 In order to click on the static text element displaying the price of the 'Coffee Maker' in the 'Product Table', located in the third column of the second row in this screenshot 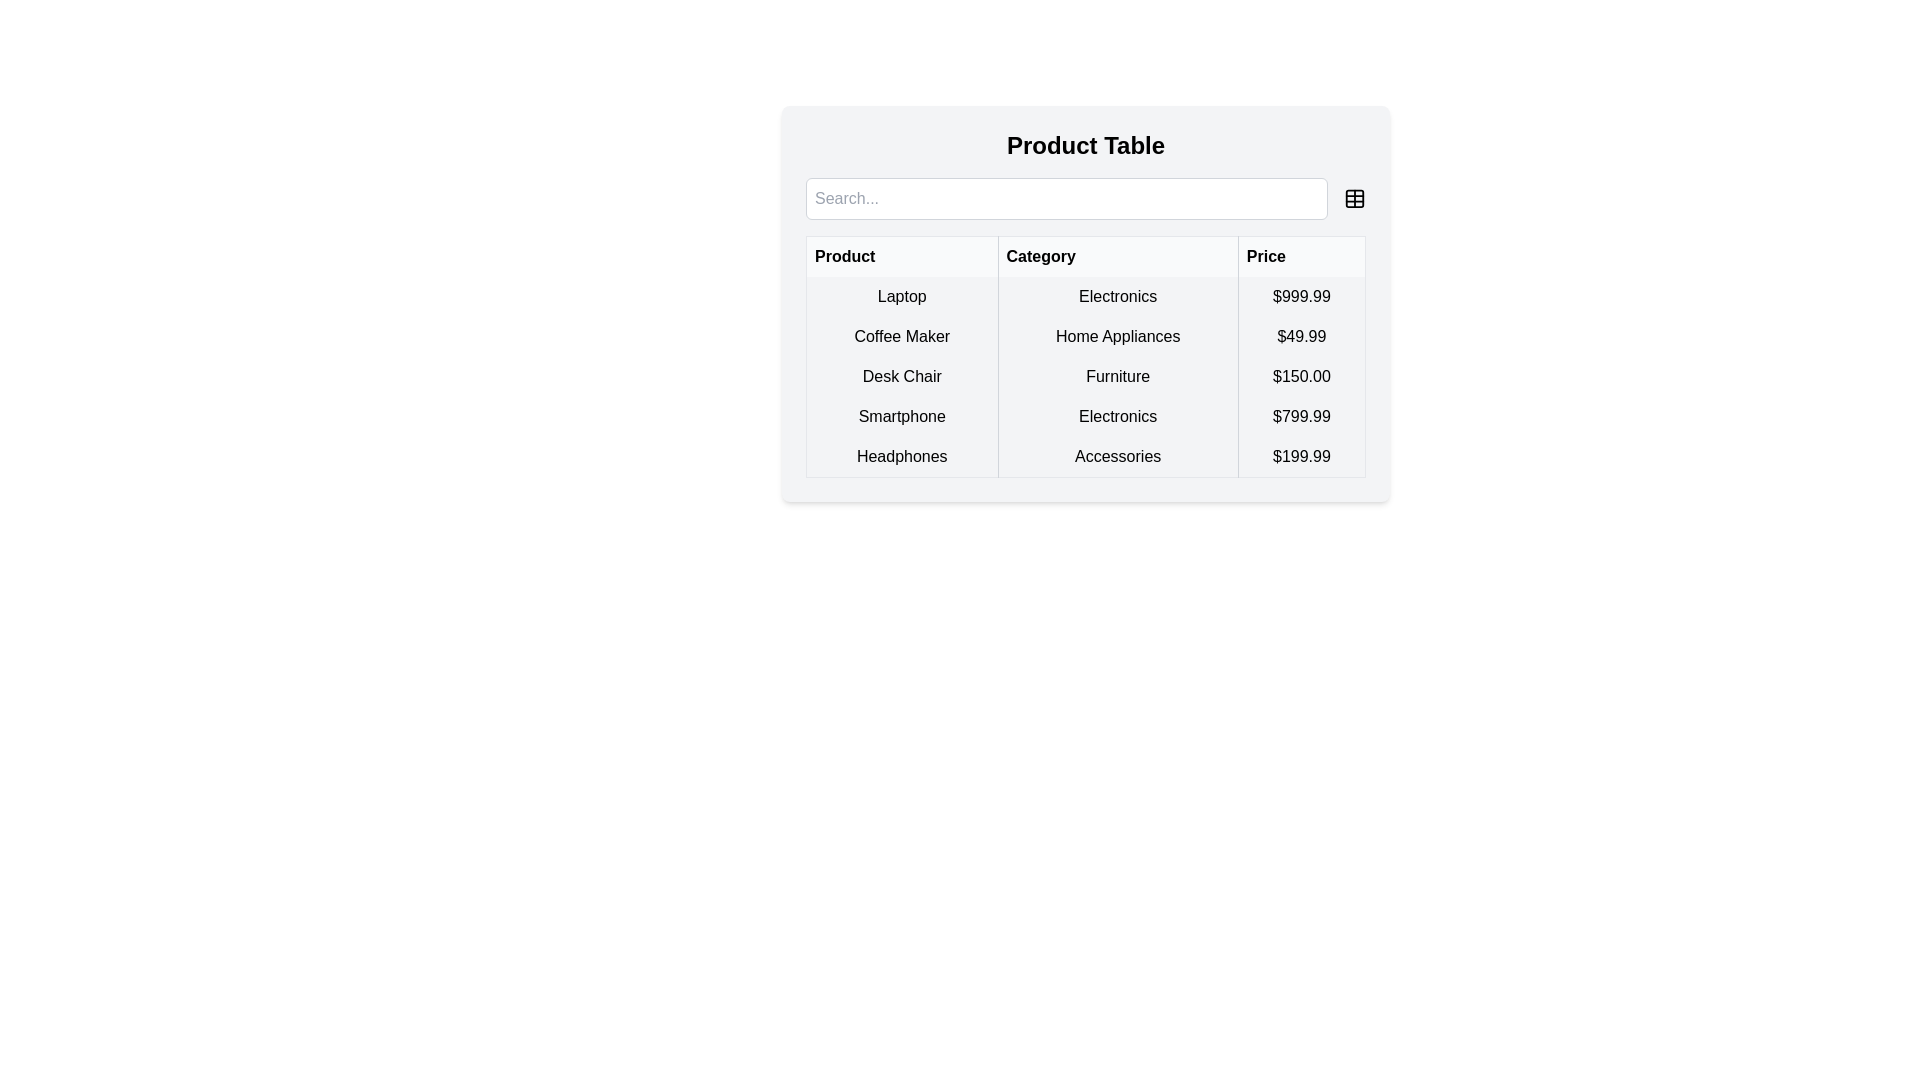, I will do `click(1301, 335)`.